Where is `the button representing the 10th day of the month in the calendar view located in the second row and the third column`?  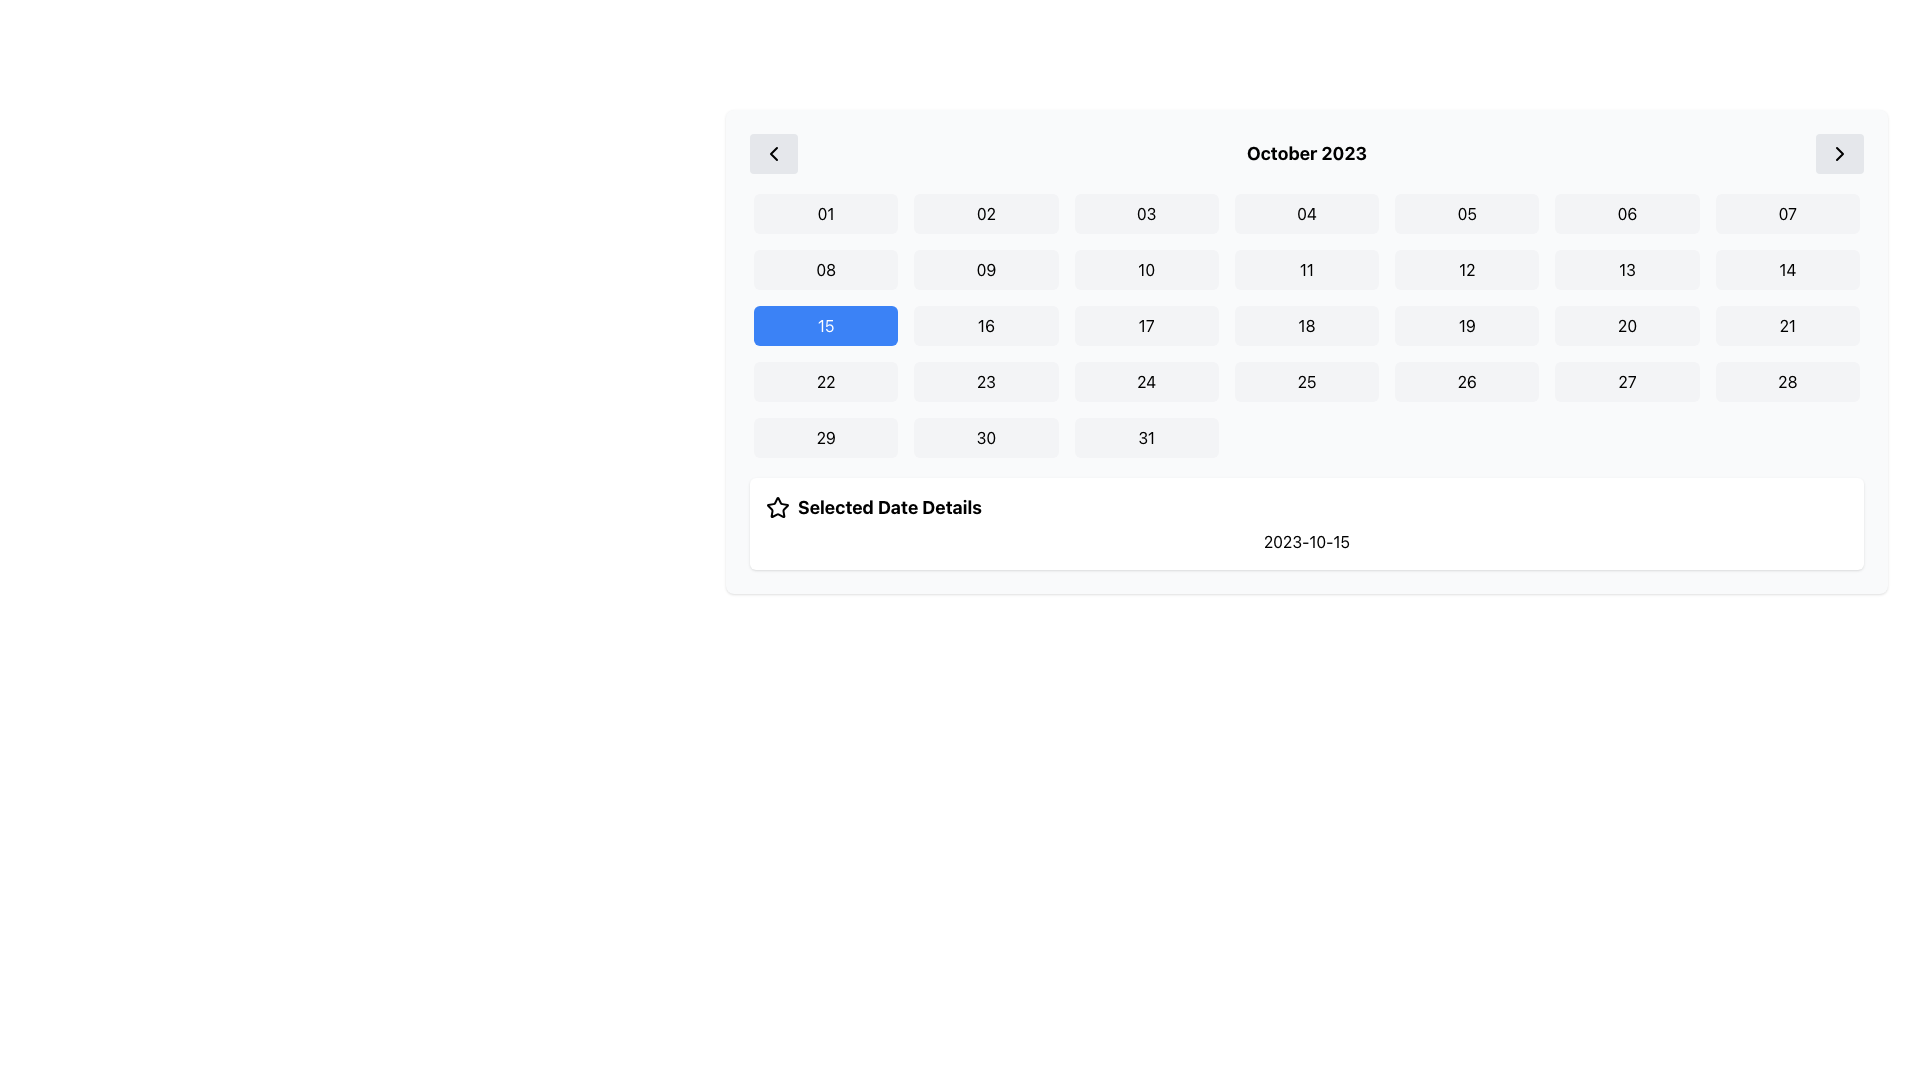
the button representing the 10th day of the month in the calendar view located in the second row and the third column is located at coordinates (1146, 270).